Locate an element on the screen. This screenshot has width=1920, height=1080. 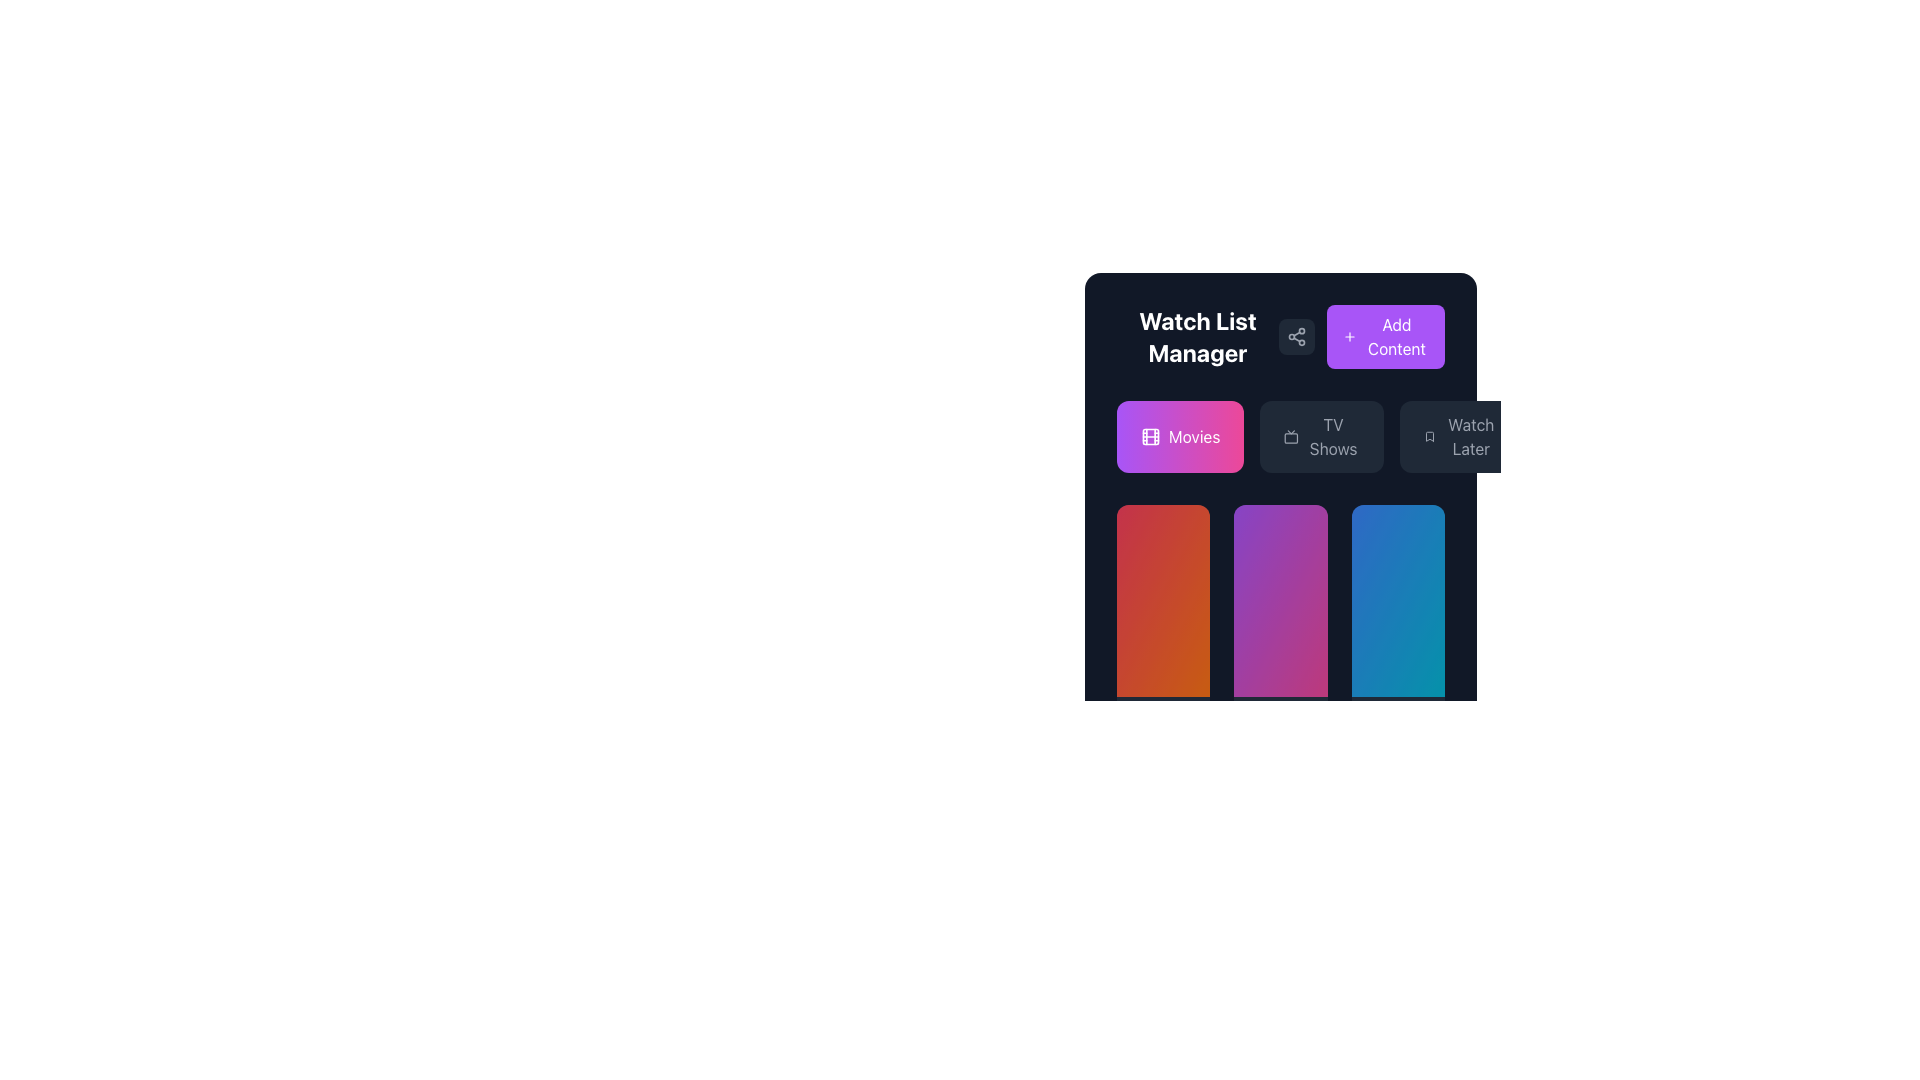
the first informational card or visual placeholder located at the top-left position of a group of three similar elements, which is below the navigation buttons for 'Movies' and 'TV Shows' is located at coordinates (1163, 600).